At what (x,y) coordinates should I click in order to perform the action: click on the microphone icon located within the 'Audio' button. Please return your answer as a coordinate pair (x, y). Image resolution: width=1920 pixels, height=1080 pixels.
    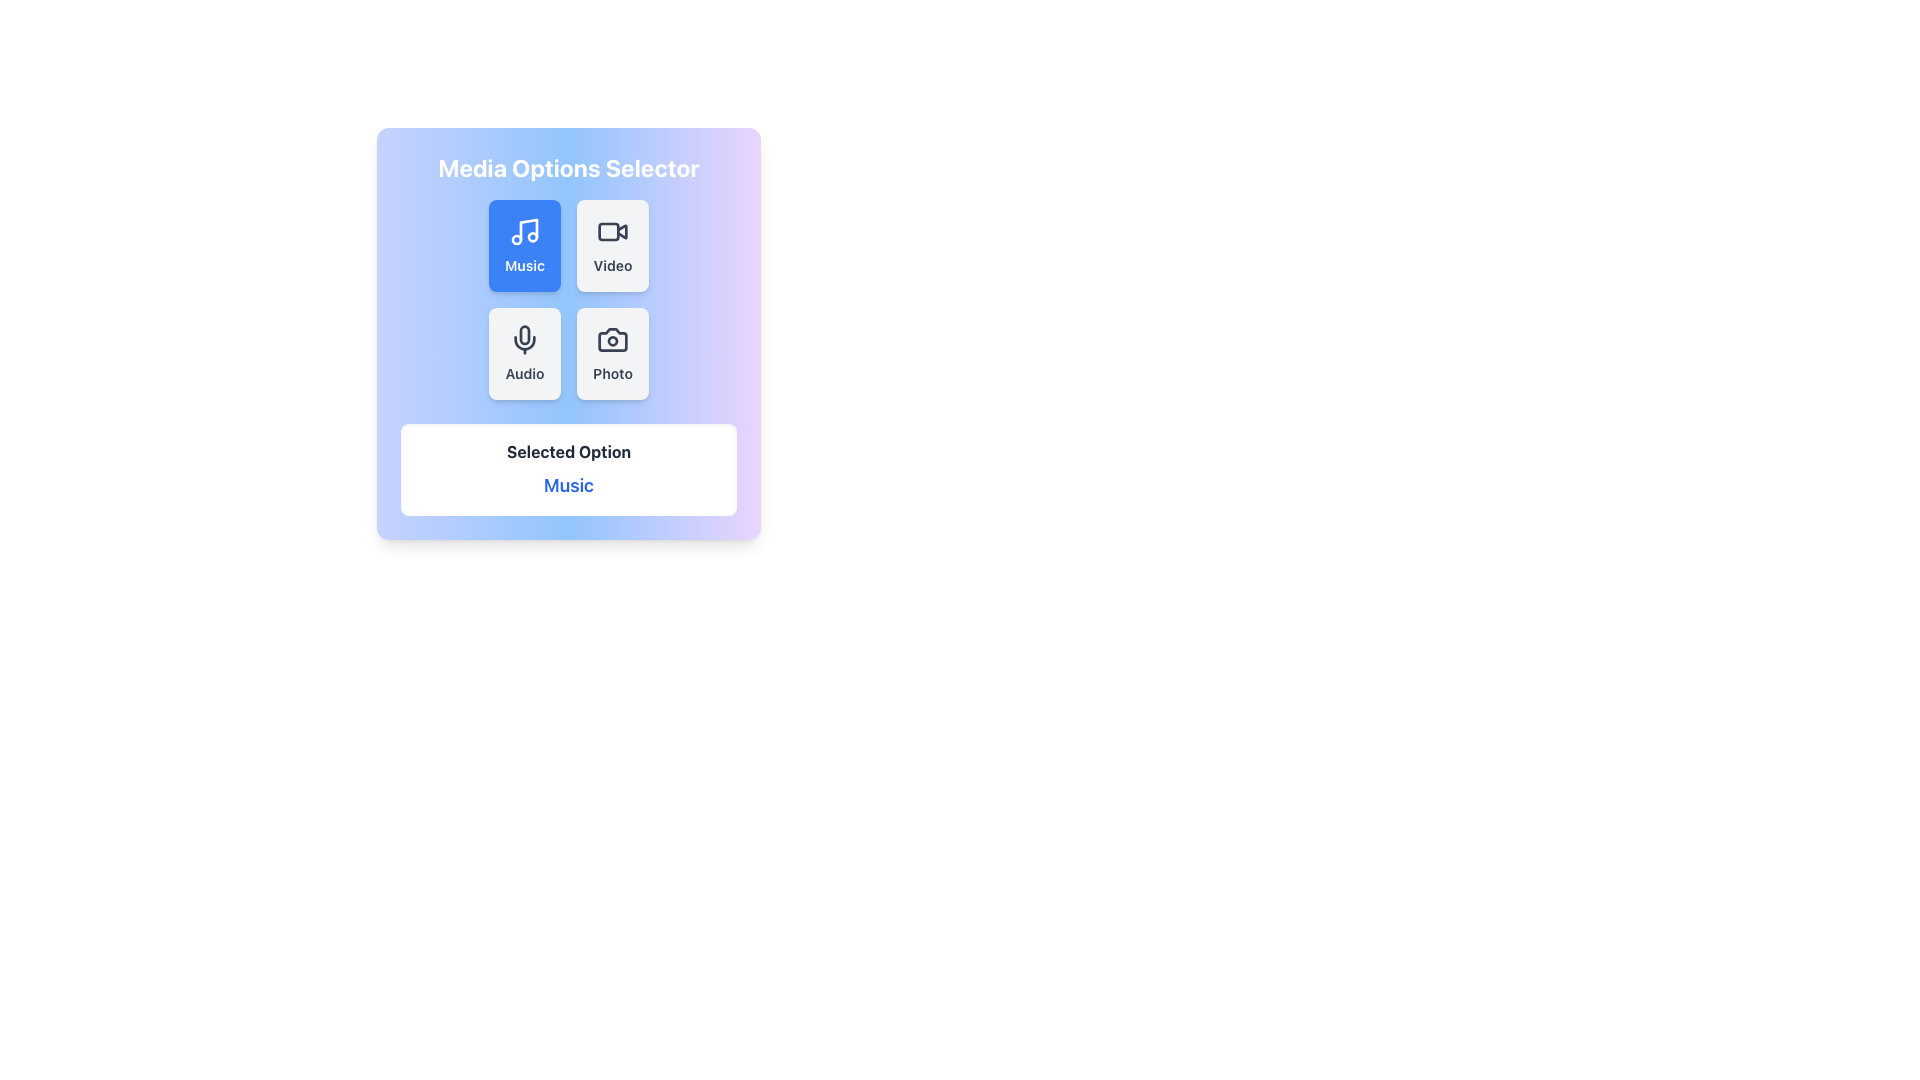
    Looking at the image, I should click on (524, 338).